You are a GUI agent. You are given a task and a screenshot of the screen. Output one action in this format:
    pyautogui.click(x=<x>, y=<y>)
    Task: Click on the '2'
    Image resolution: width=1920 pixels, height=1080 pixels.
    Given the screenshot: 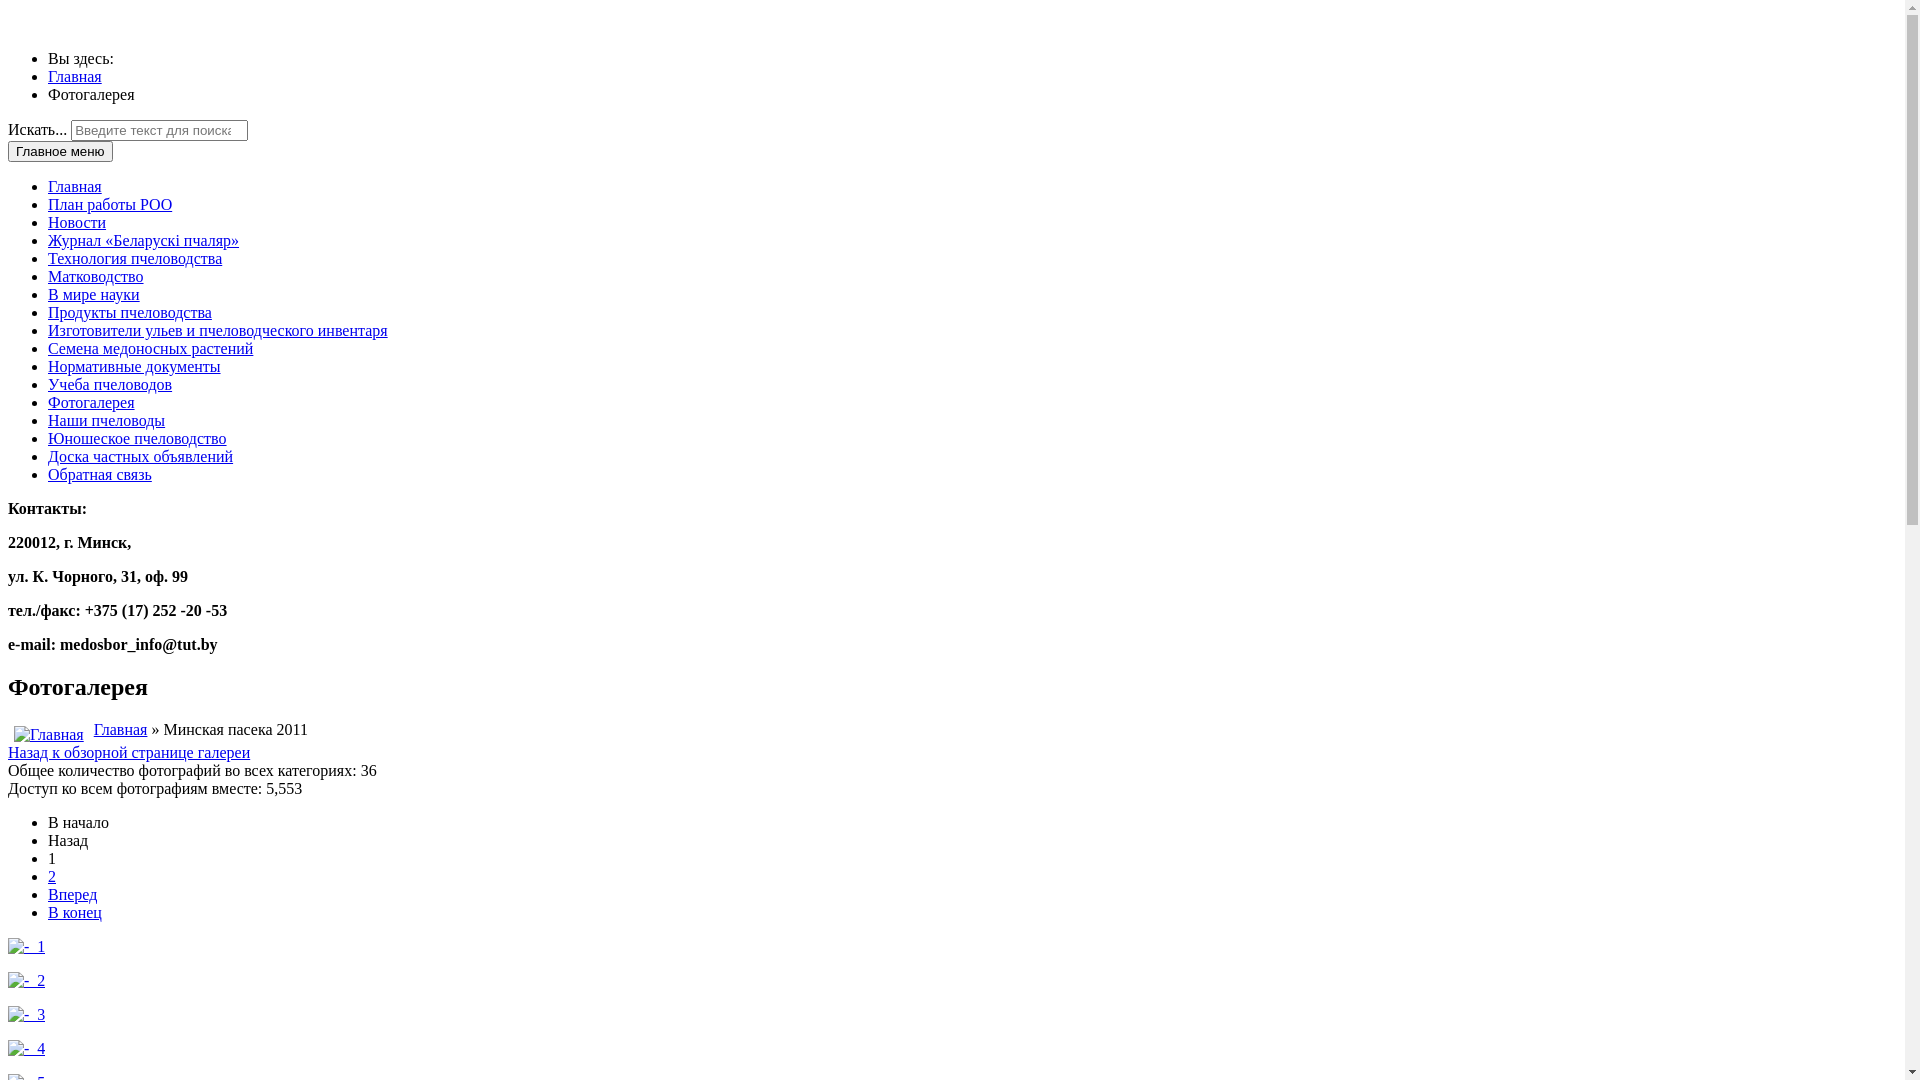 What is the action you would take?
    pyautogui.click(x=52, y=875)
    